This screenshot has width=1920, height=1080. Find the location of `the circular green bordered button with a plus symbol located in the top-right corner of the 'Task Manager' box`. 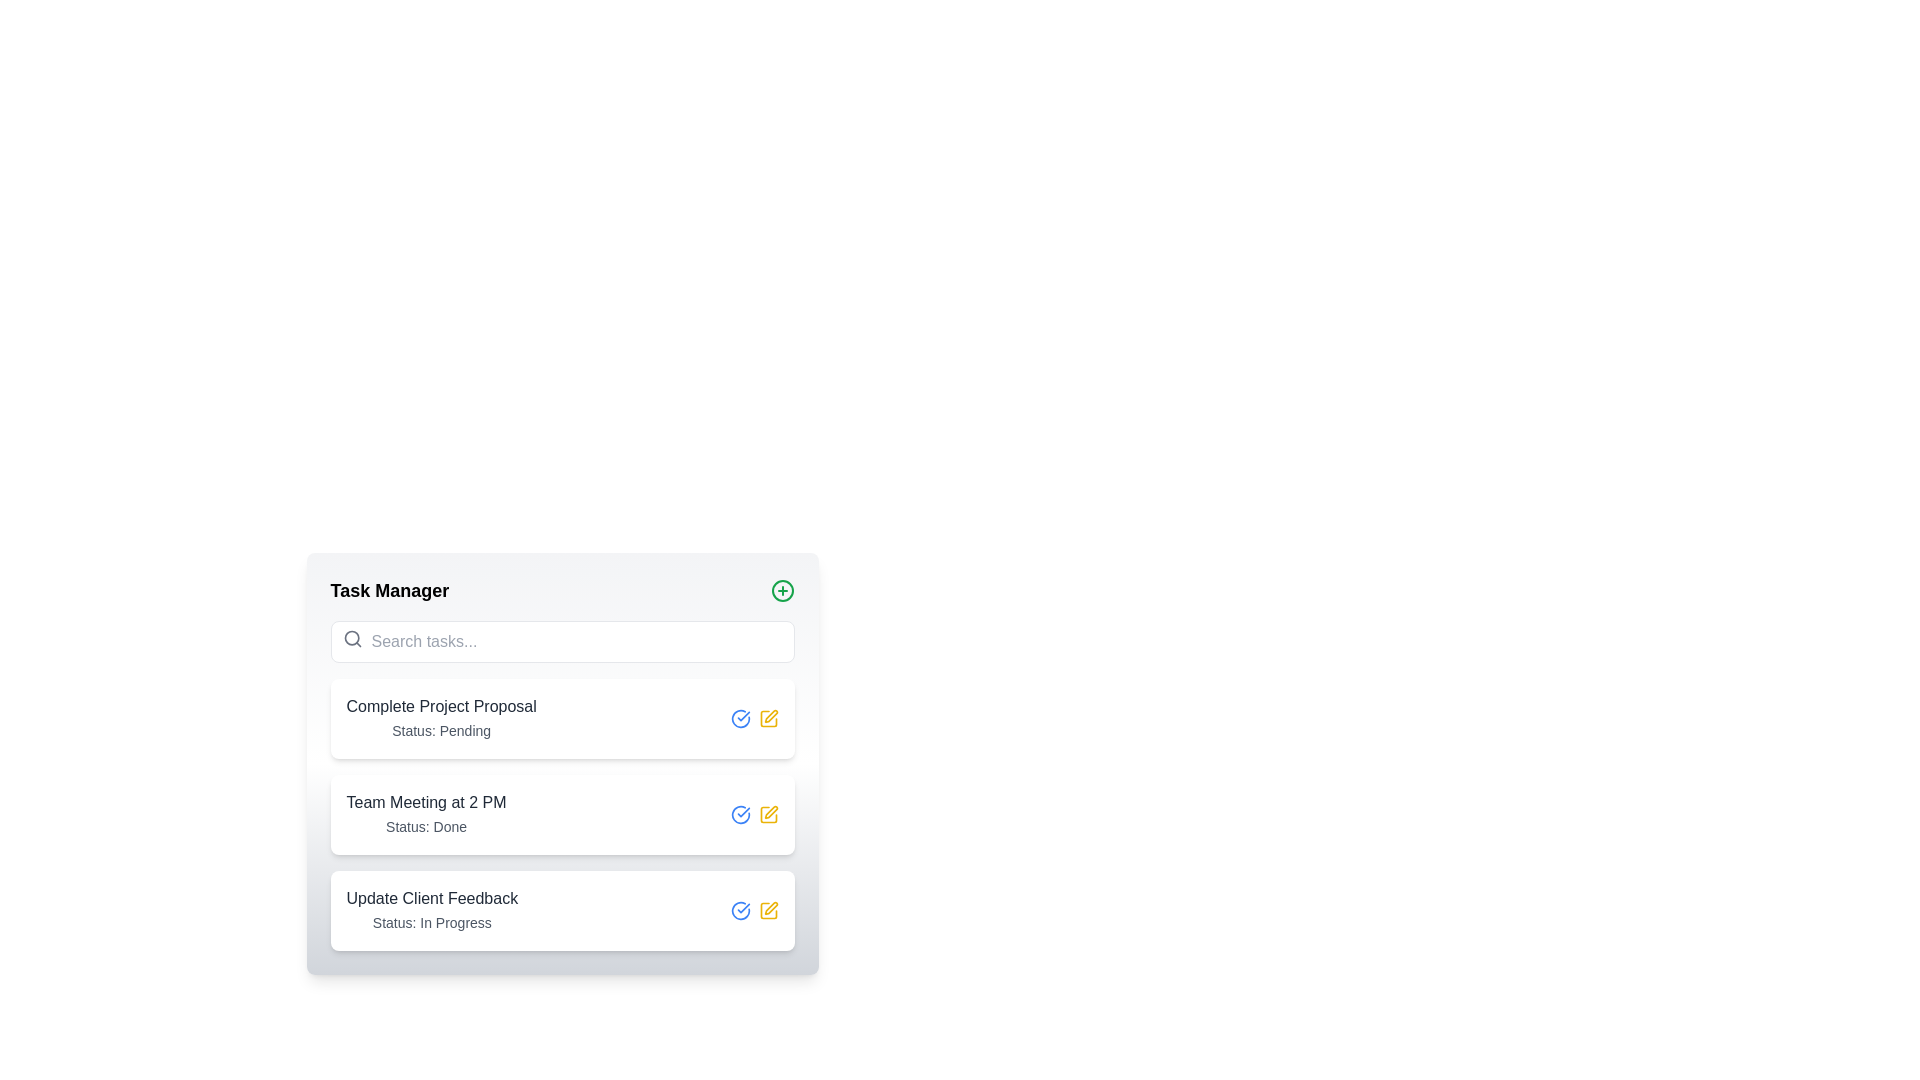

the circular green bordered button with a plus symbol located in the top-right corner of the 'Task Manager' box is located at coordinates (781, 589).